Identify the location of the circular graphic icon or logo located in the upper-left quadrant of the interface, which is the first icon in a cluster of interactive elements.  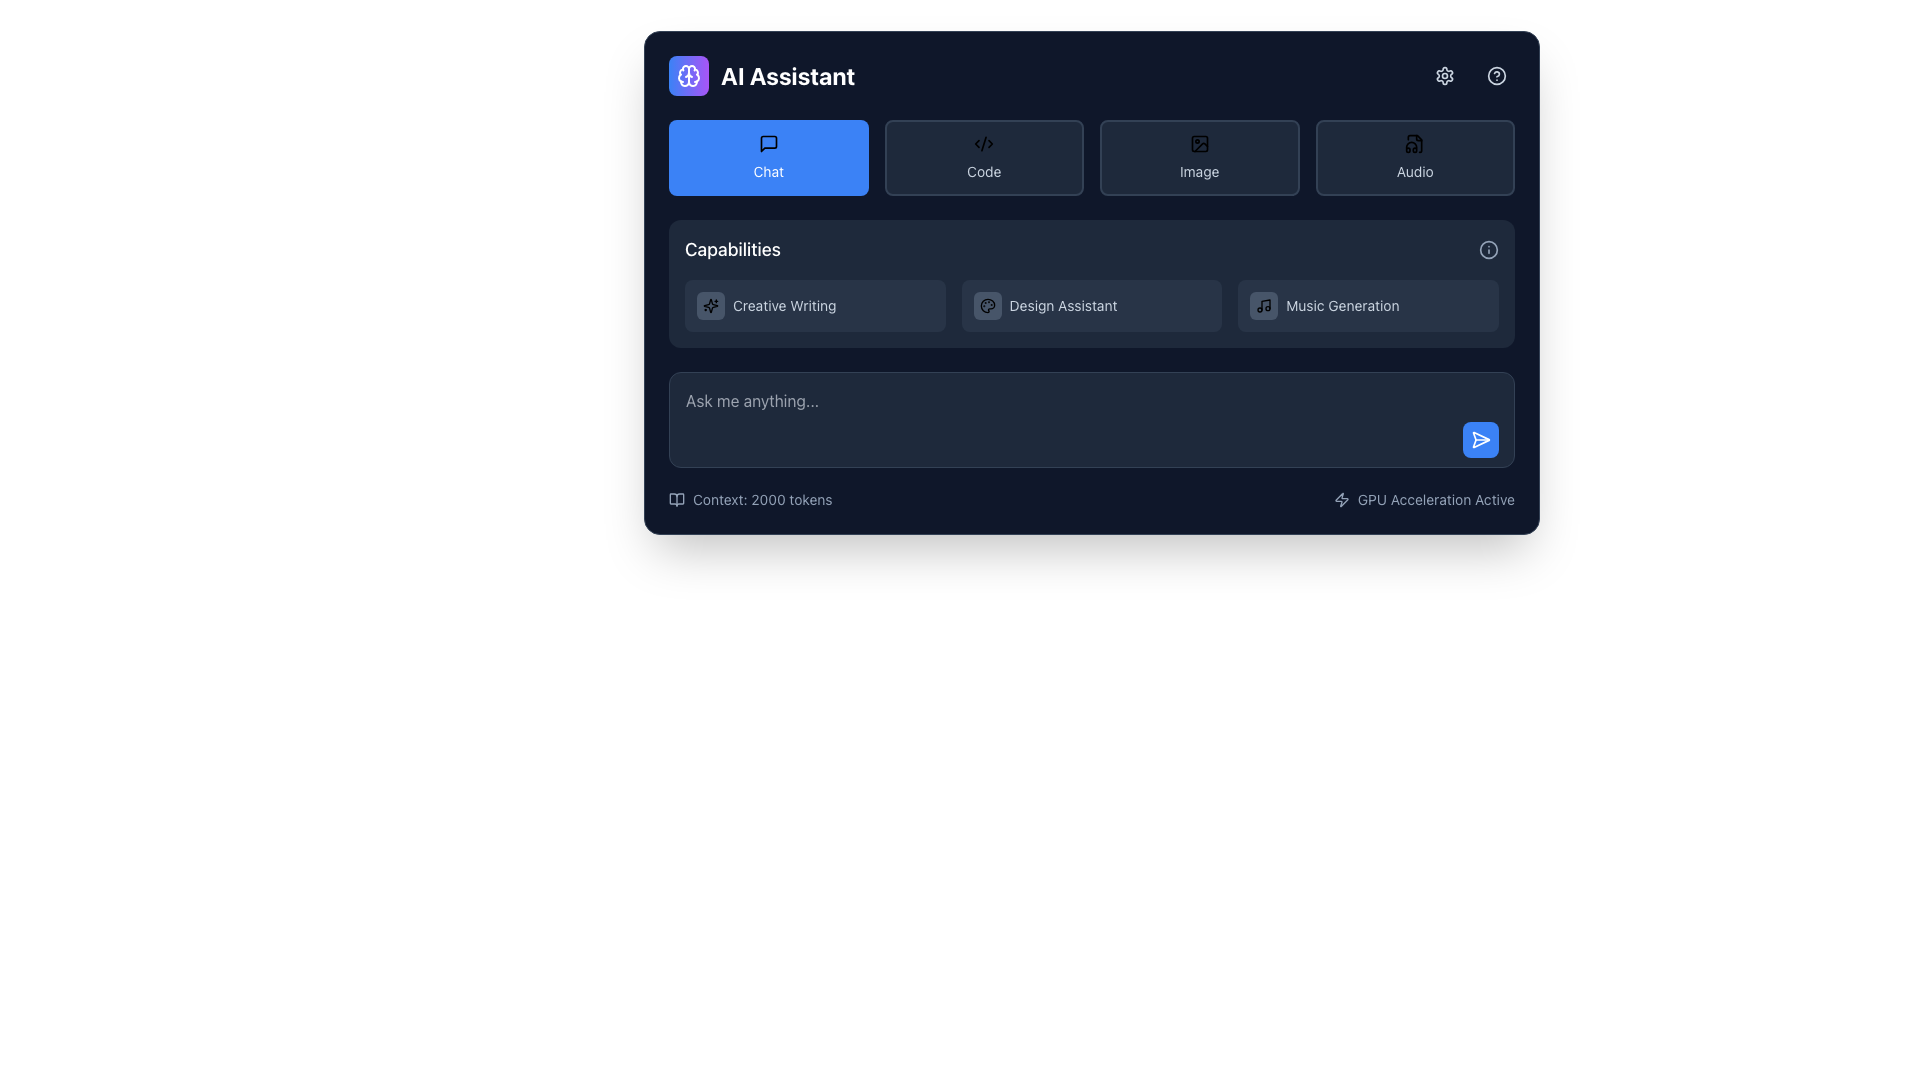
(684, 75).